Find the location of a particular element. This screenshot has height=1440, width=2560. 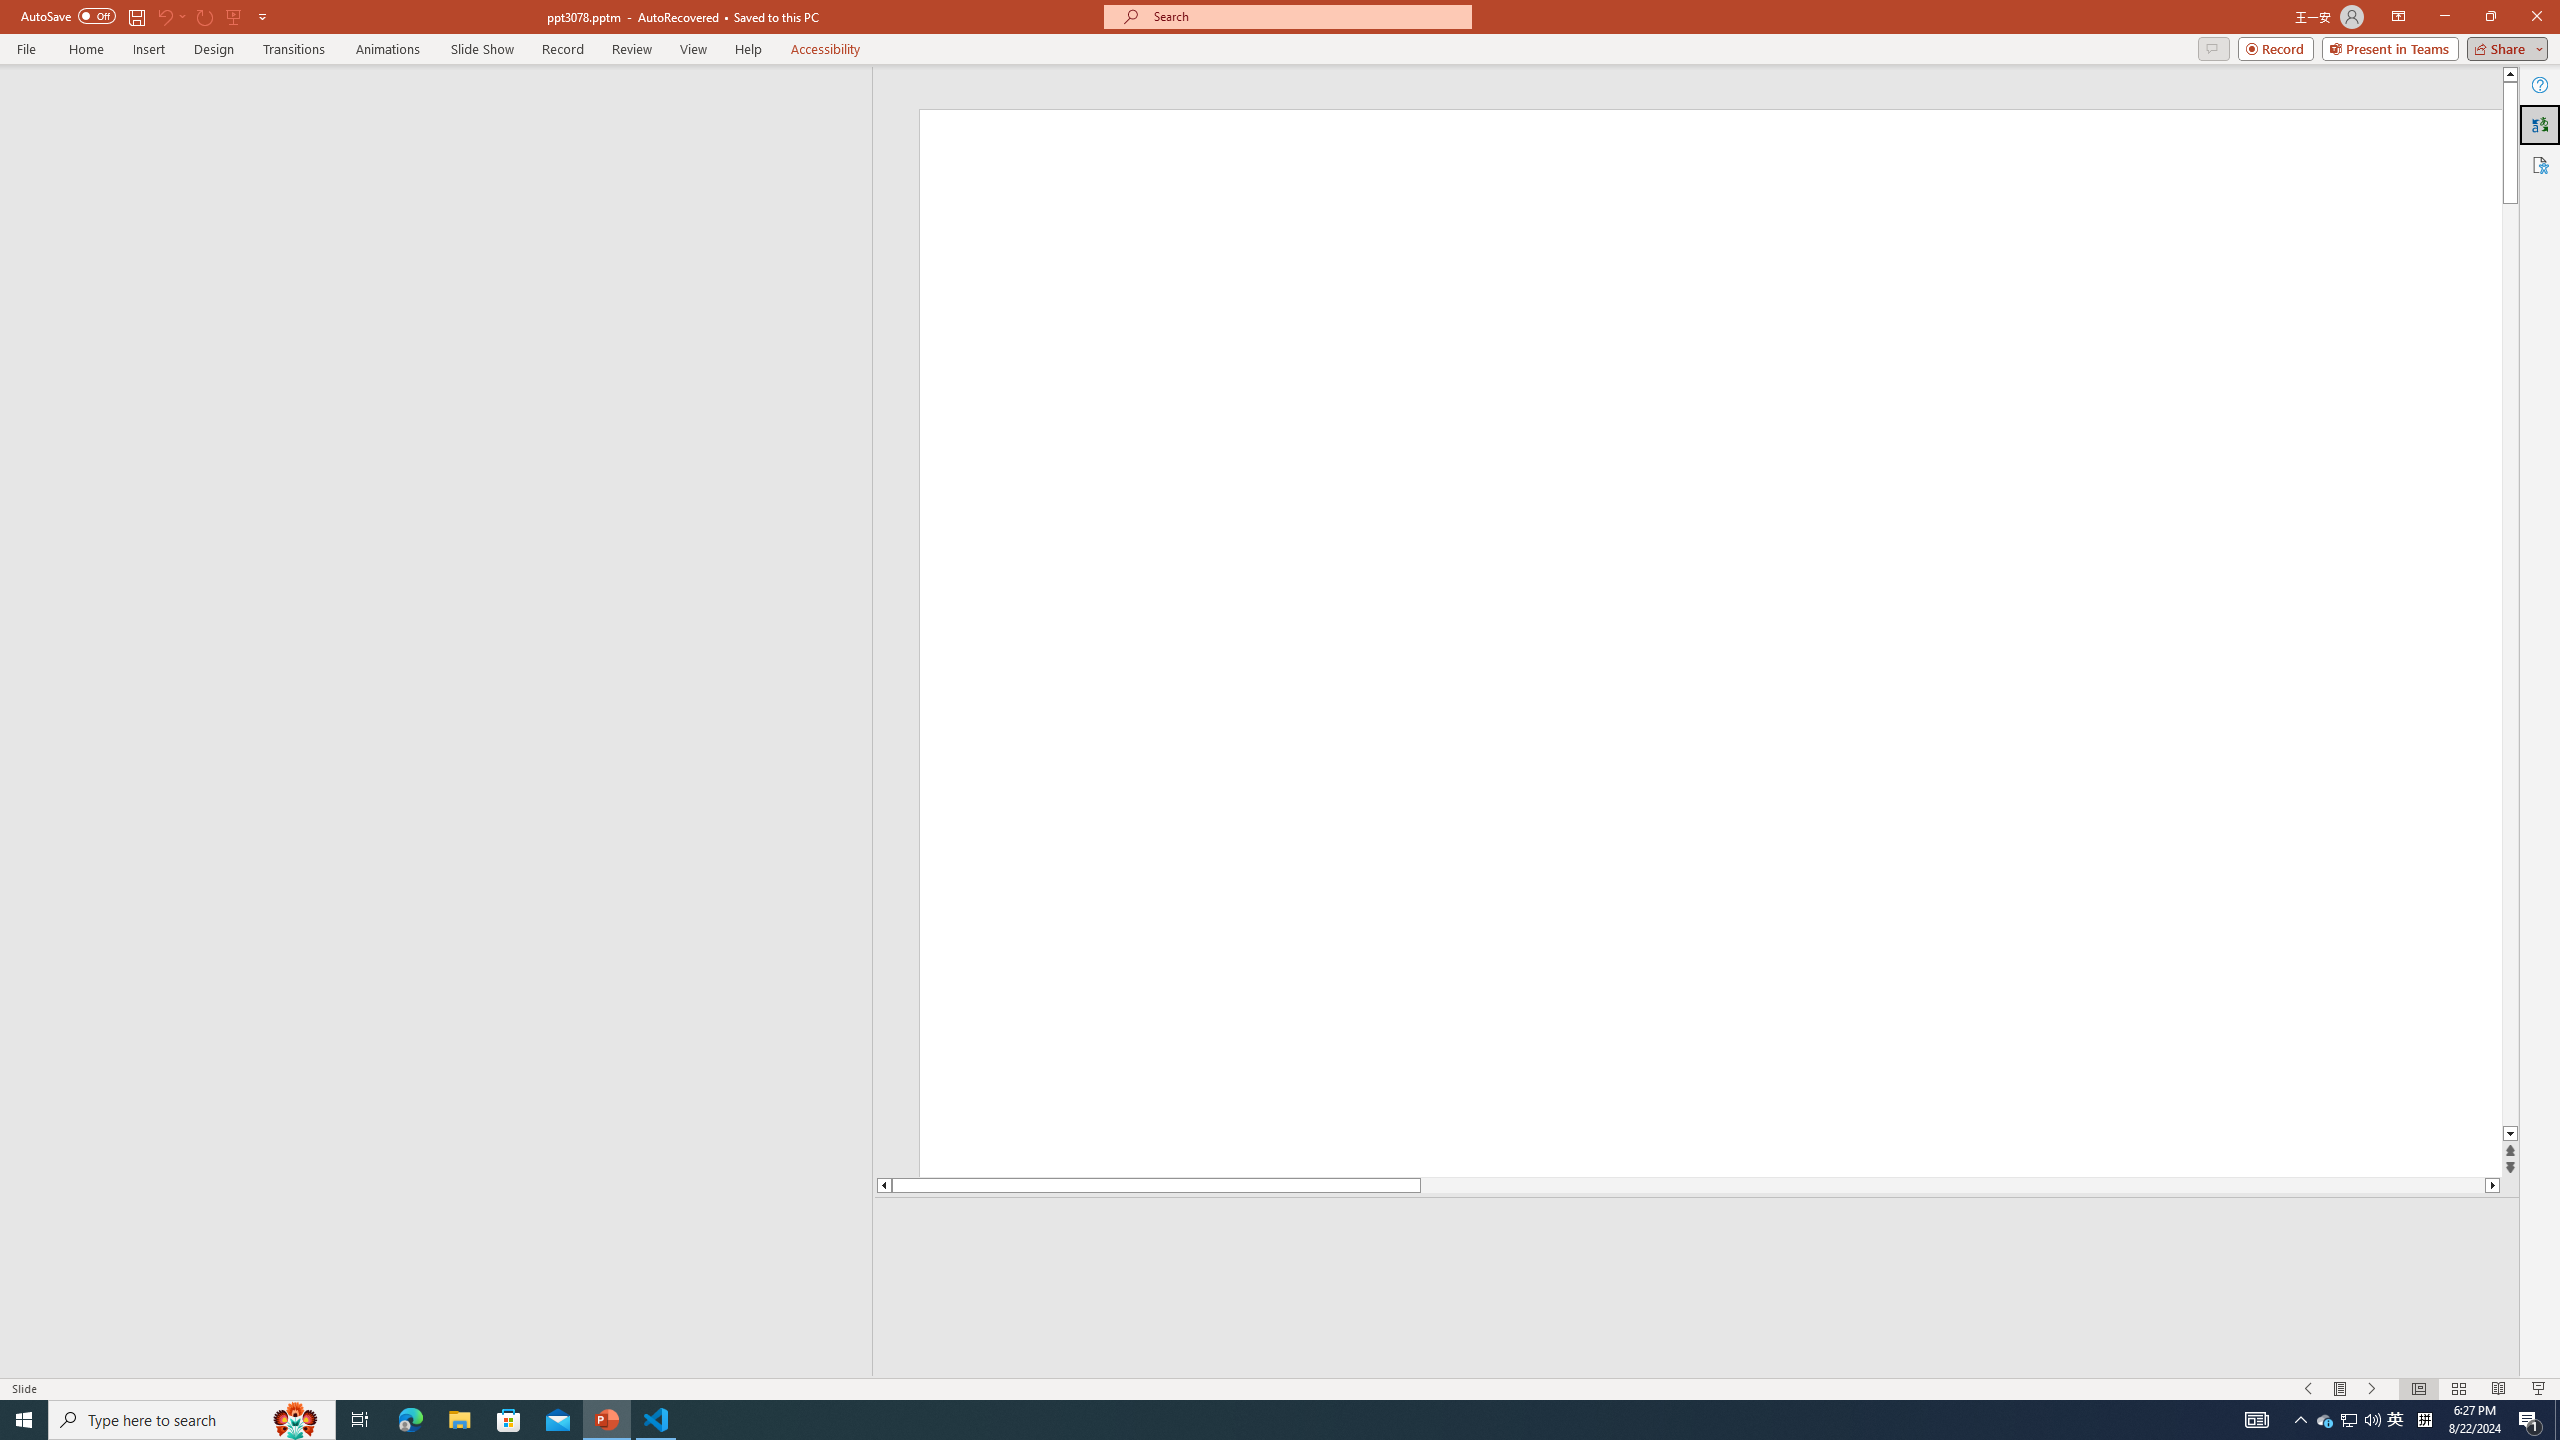

'Menu On' is located at coordinates (2340, 1389).